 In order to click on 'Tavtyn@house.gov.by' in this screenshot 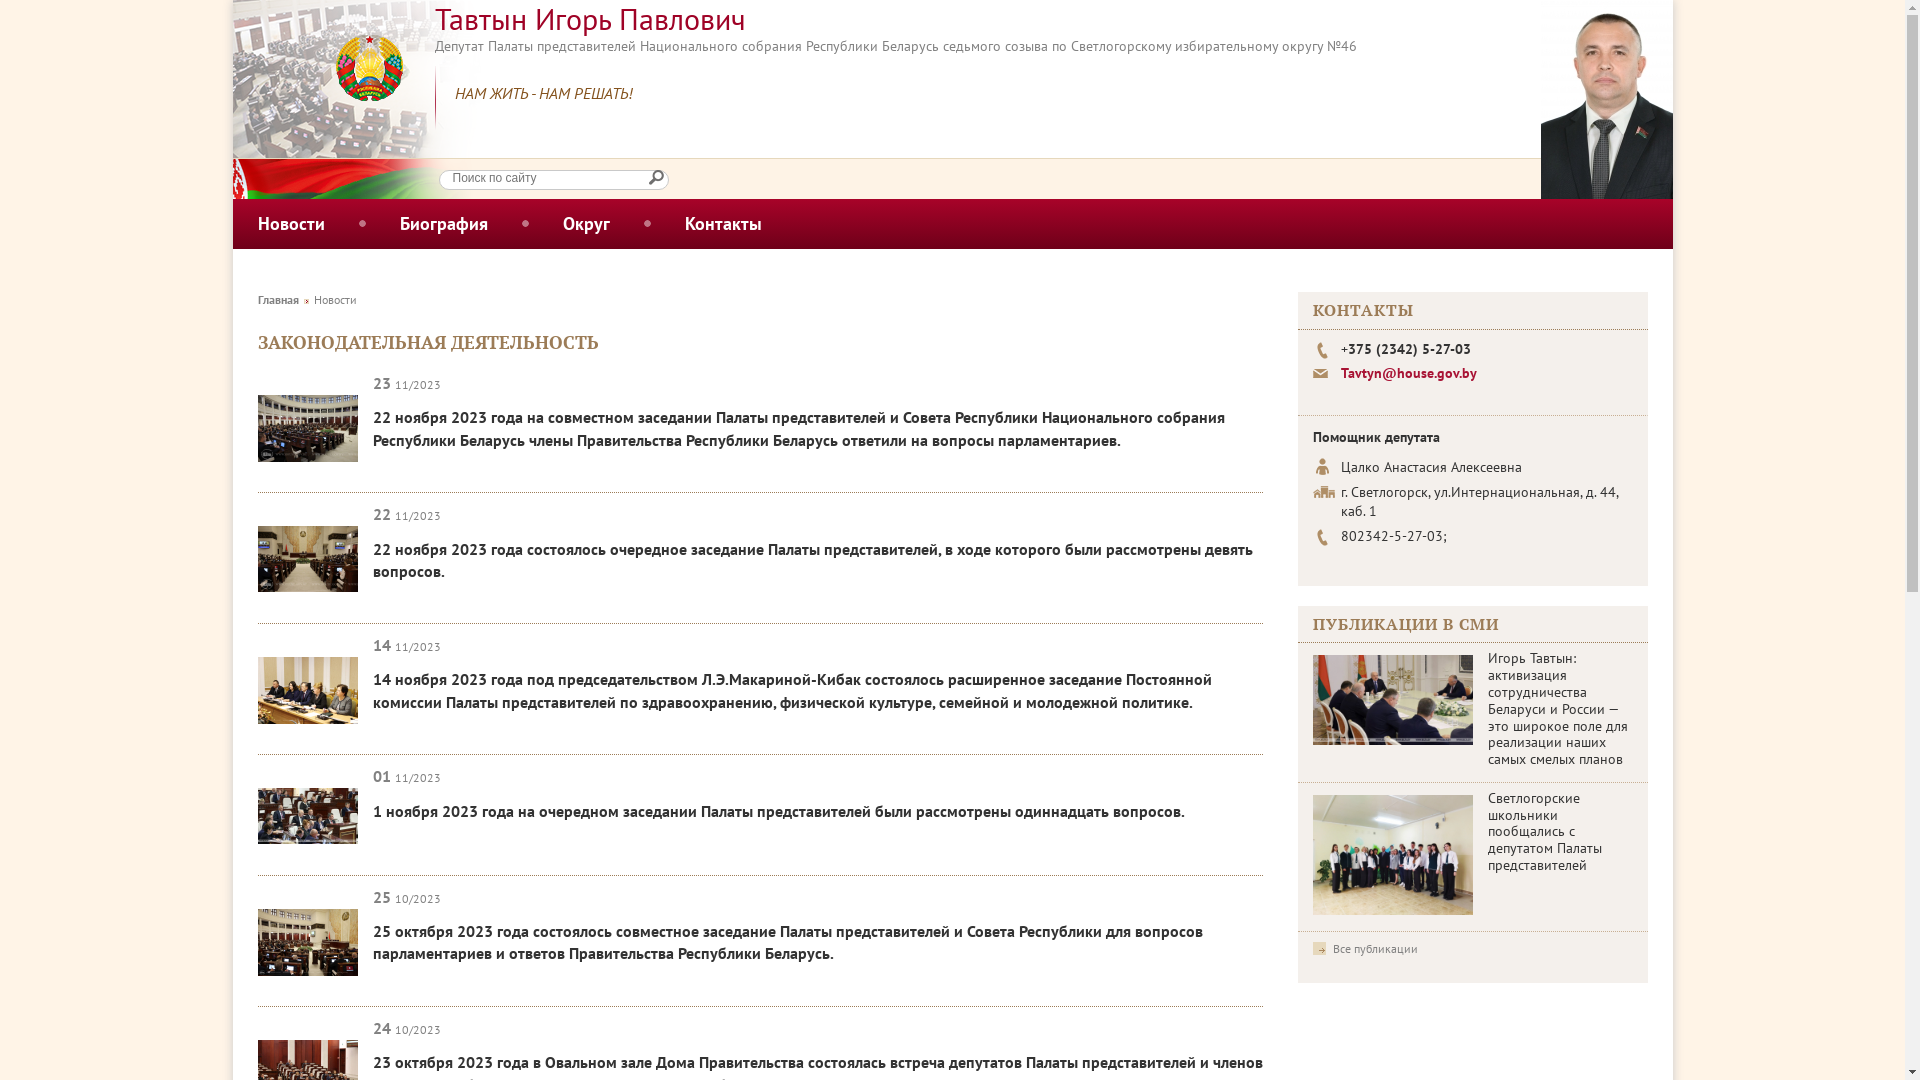, I will do `click(1406, 373)`.